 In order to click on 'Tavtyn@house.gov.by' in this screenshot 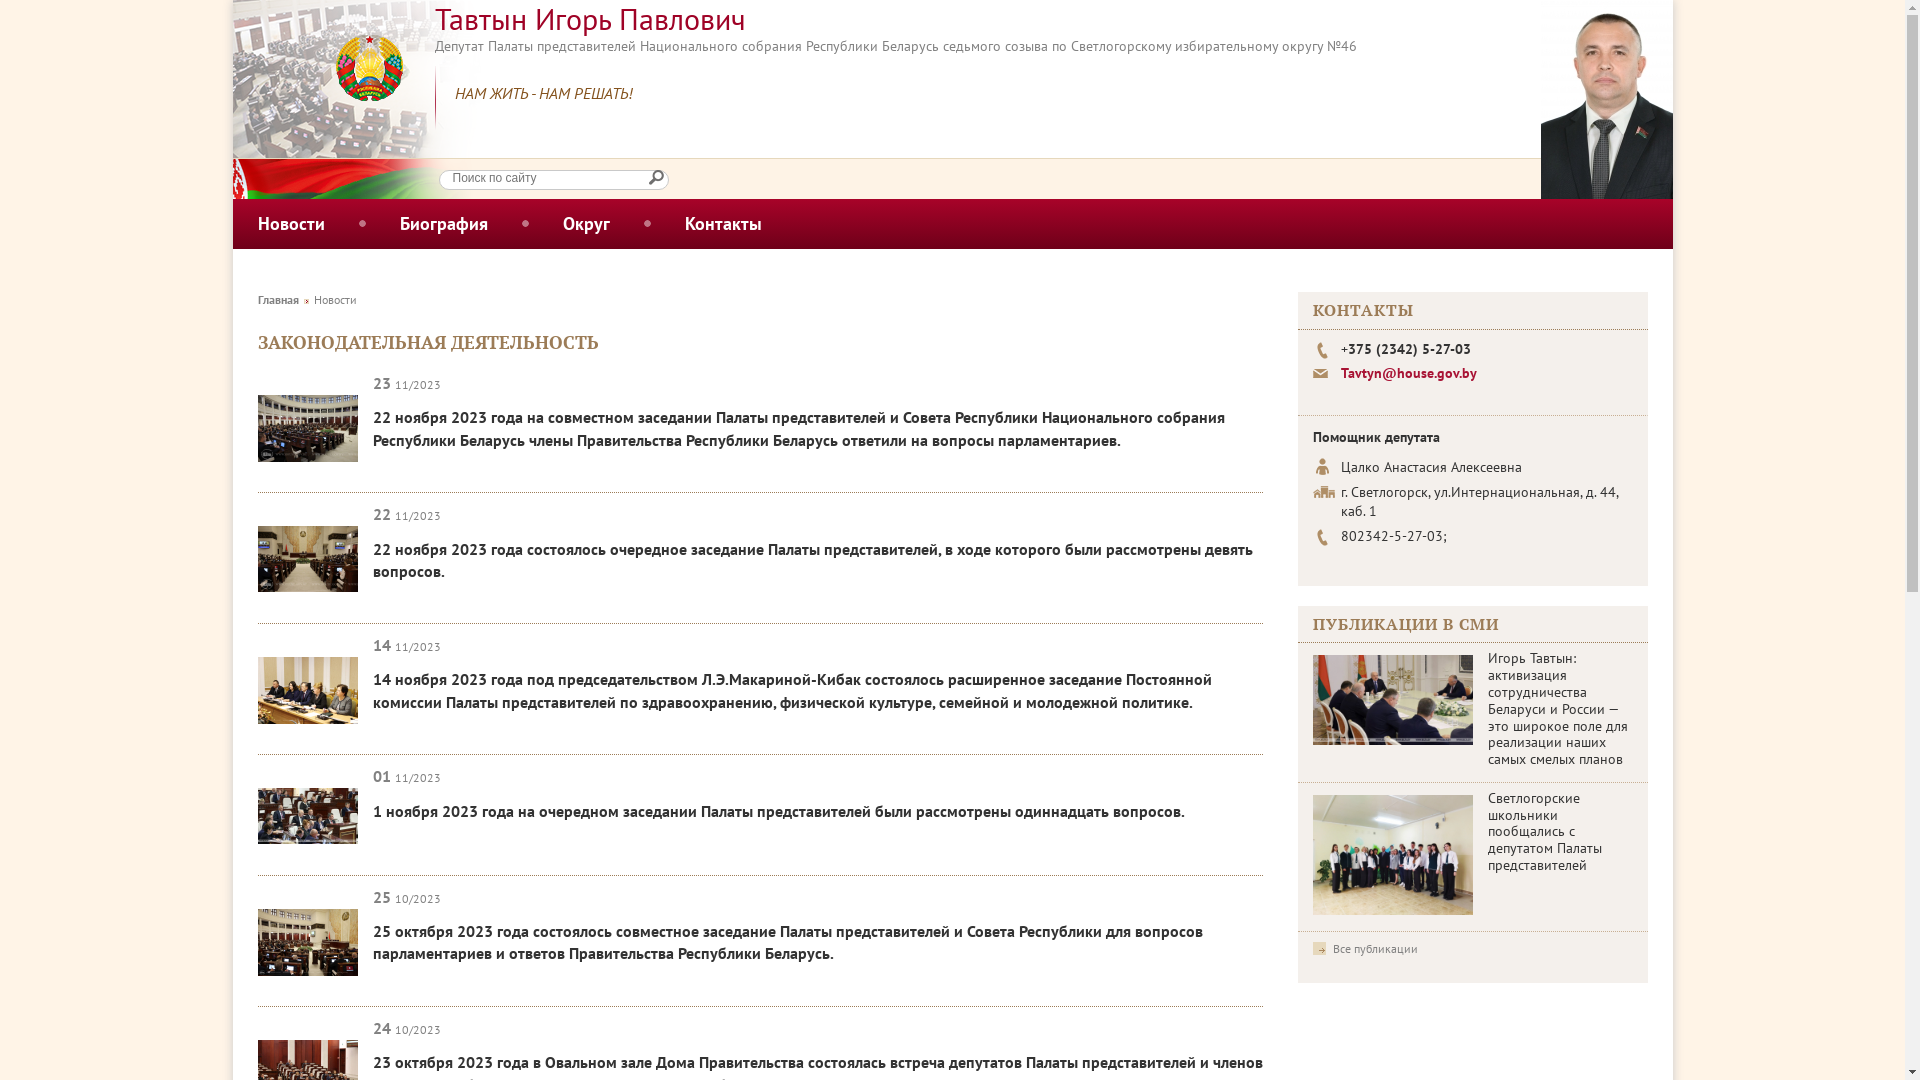, I will do `click(1406, 373)`.